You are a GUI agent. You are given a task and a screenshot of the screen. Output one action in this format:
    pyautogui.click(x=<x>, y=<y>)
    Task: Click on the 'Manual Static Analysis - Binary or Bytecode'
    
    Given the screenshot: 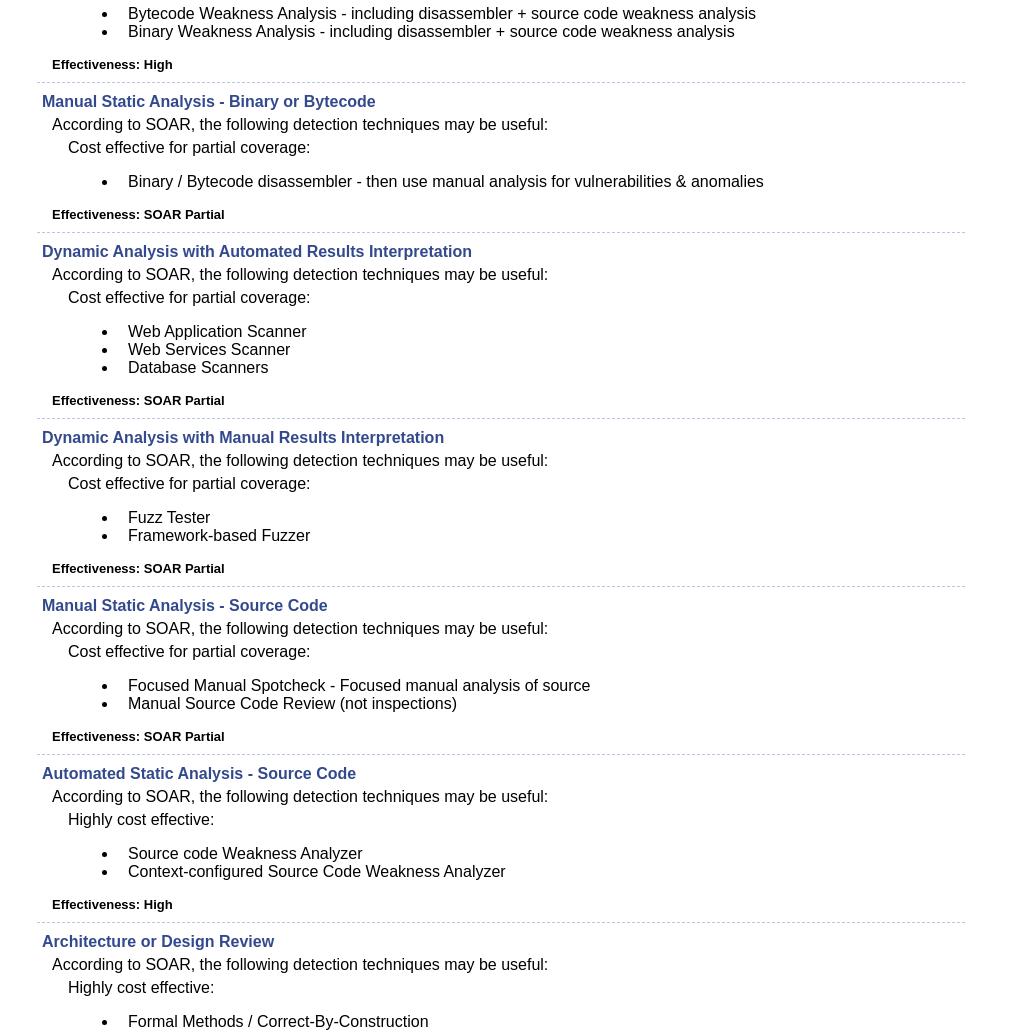 What is the action you would take?
    pyautogui.click(x=207, y=101)
    